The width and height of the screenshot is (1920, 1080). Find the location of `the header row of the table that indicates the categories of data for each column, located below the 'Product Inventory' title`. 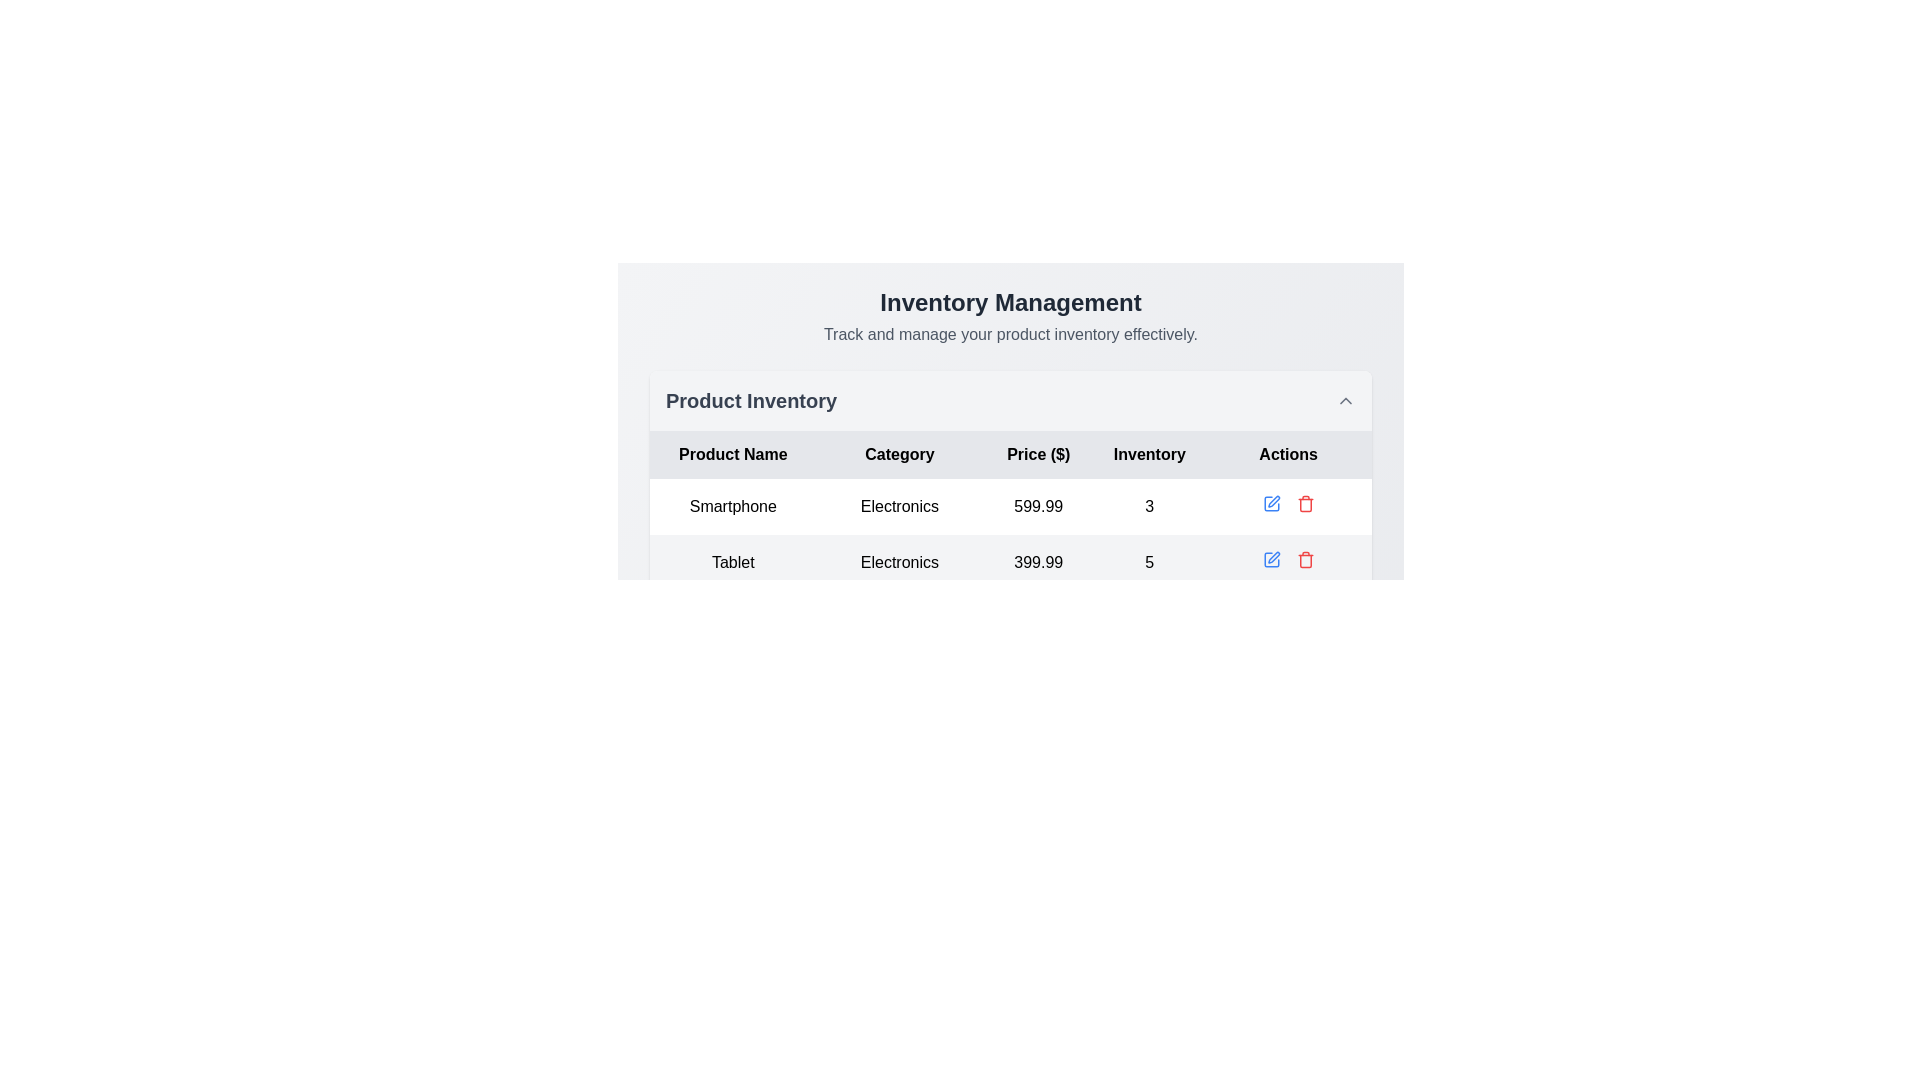

the header row of the table that indicates the categories of data for each column, located below the 'Product Inventory' title is located at coordinates (1011, 455).